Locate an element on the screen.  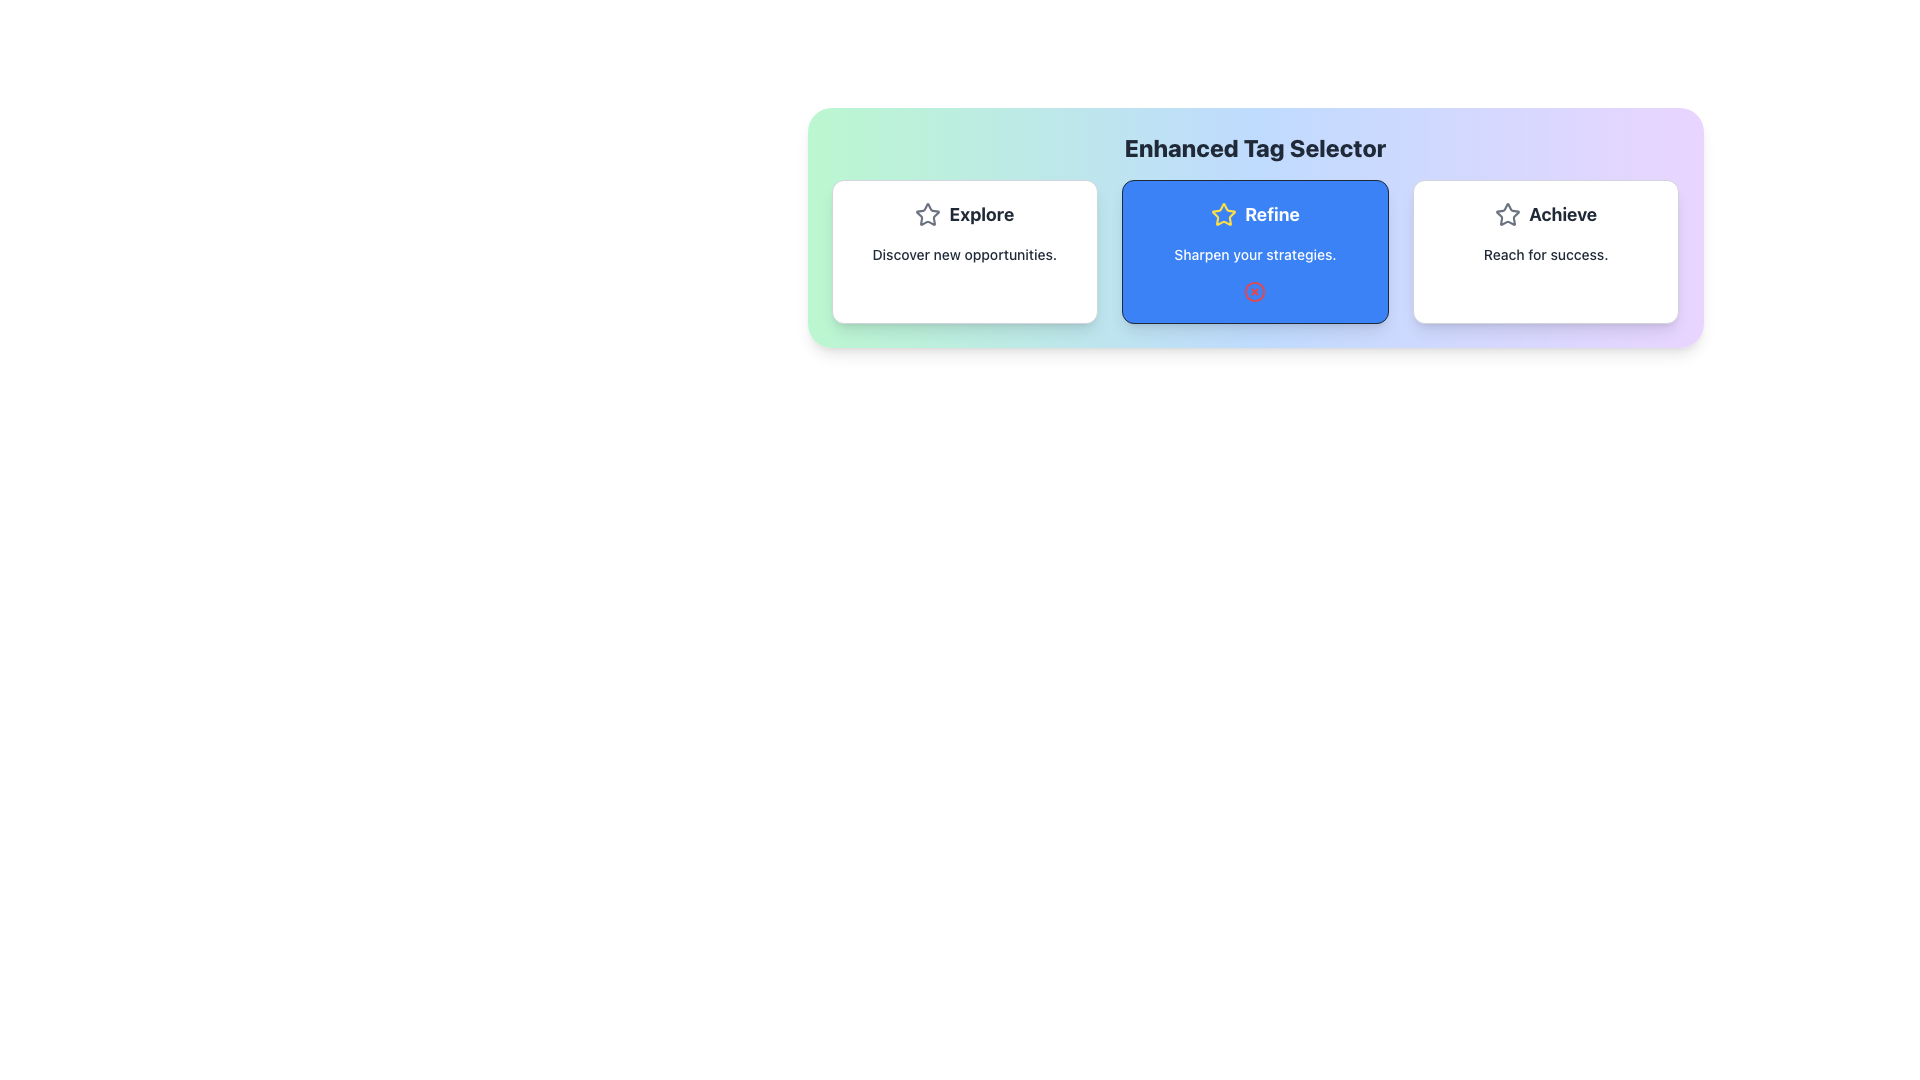
the Text Label that communicates the purpose or action goal associated with the 'Achieve' card, located in the bottom section of the 'Achieve' card component is located at coordinates (1545, 253).